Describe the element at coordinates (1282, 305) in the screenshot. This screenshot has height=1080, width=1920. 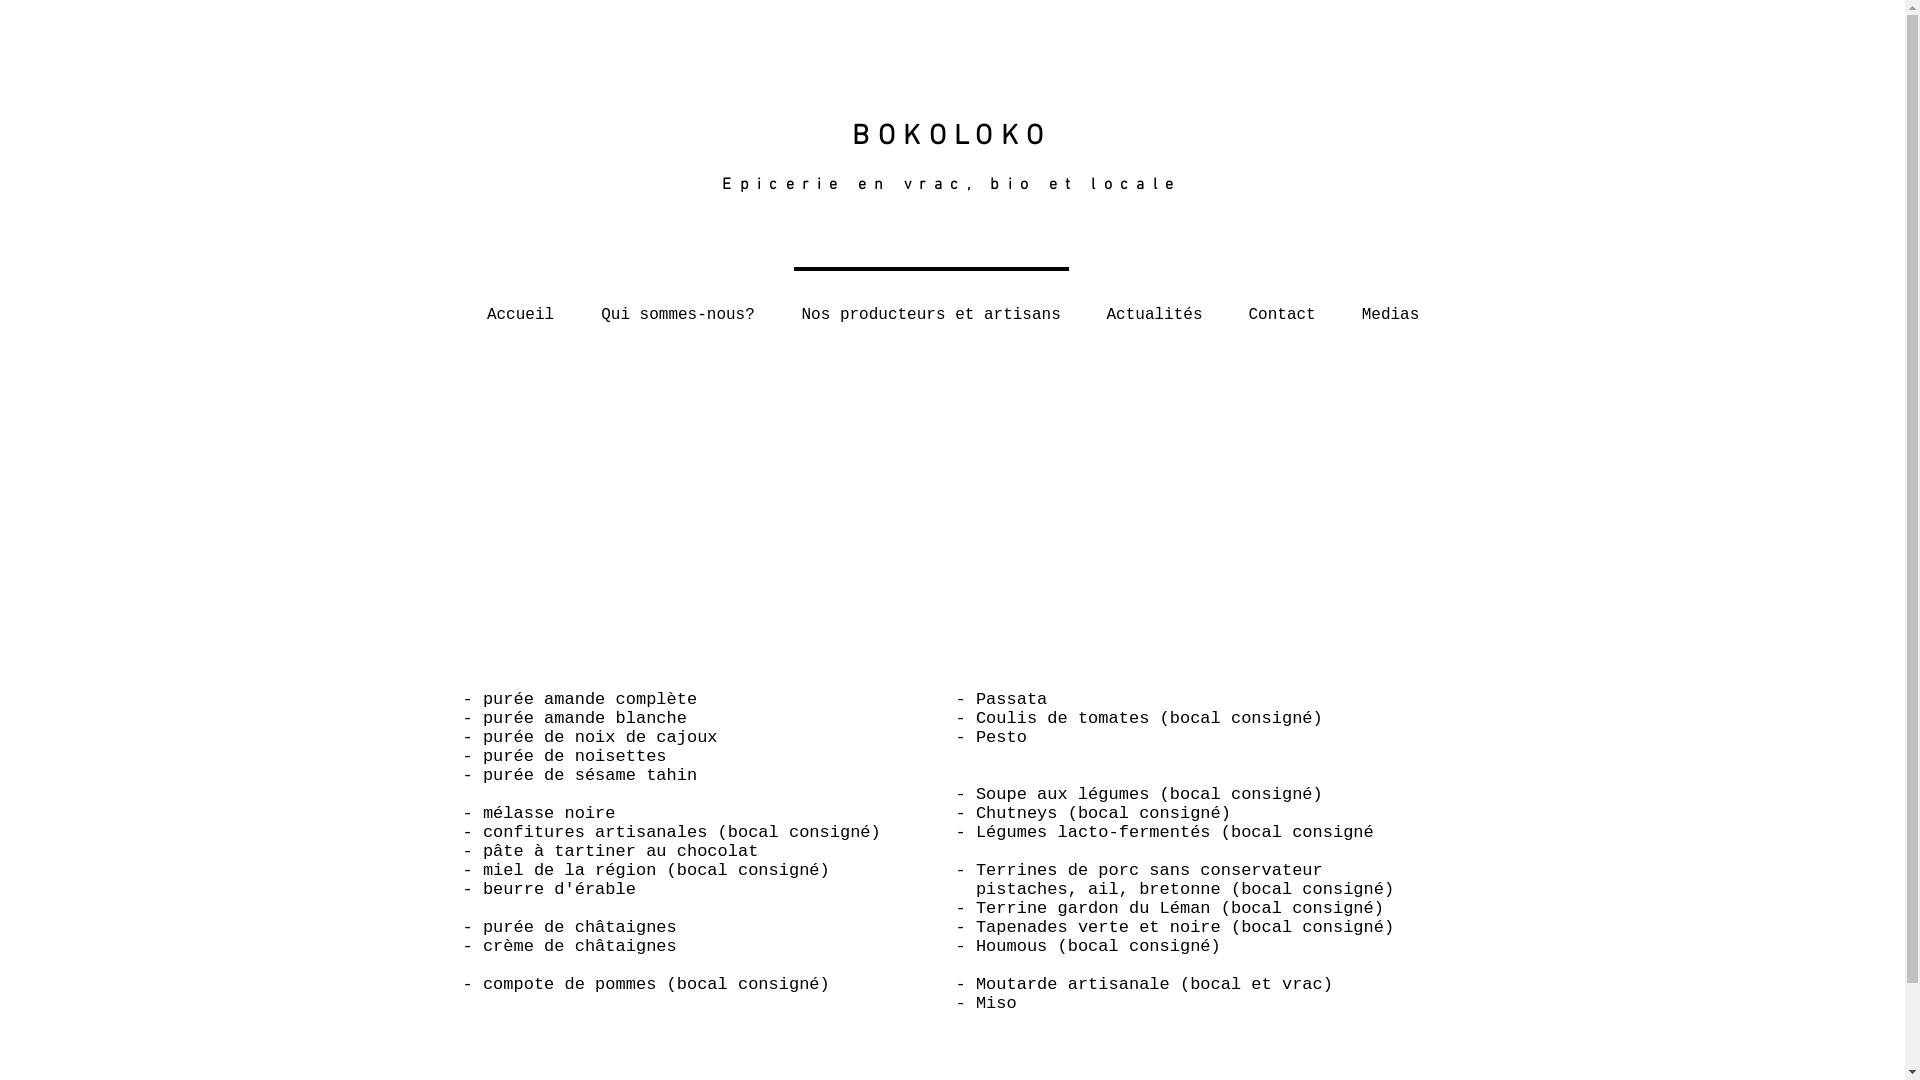
I see `'Contact'` at that location.